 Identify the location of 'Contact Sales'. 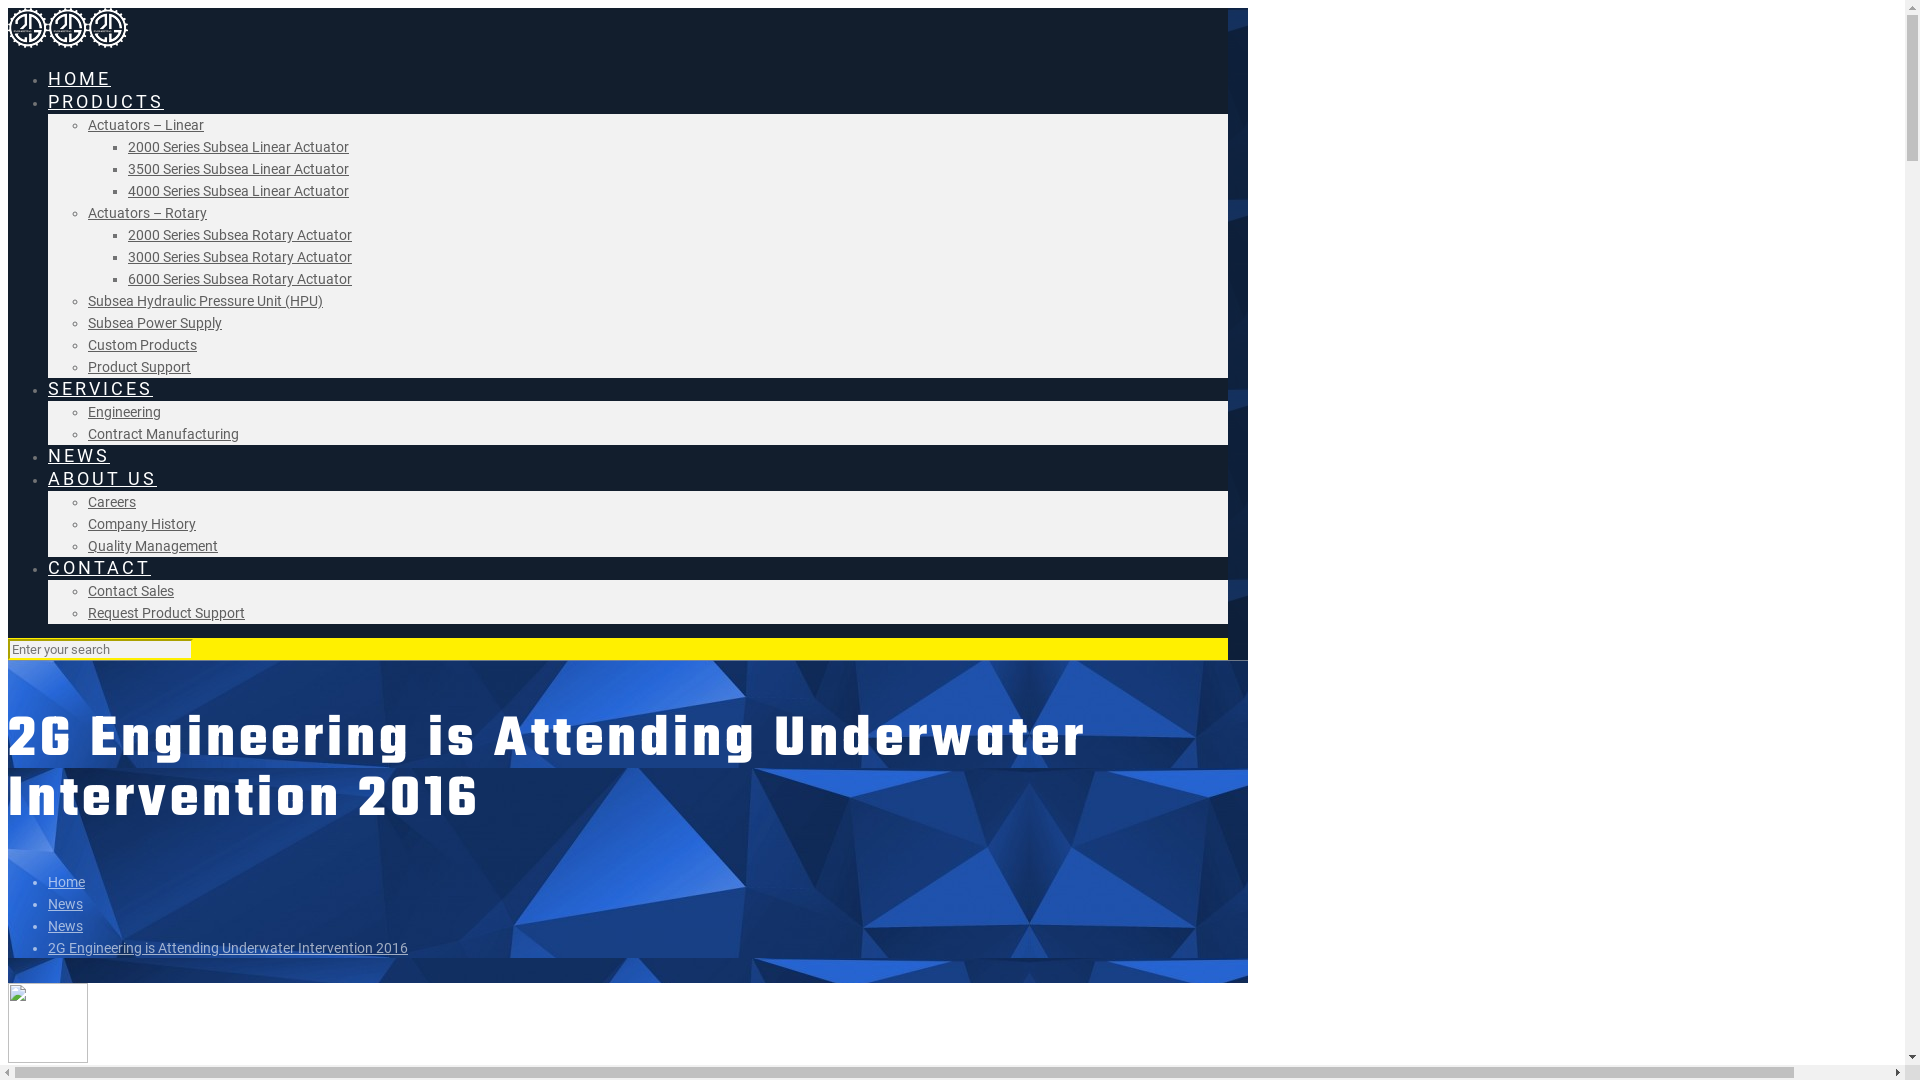
(129, 589).